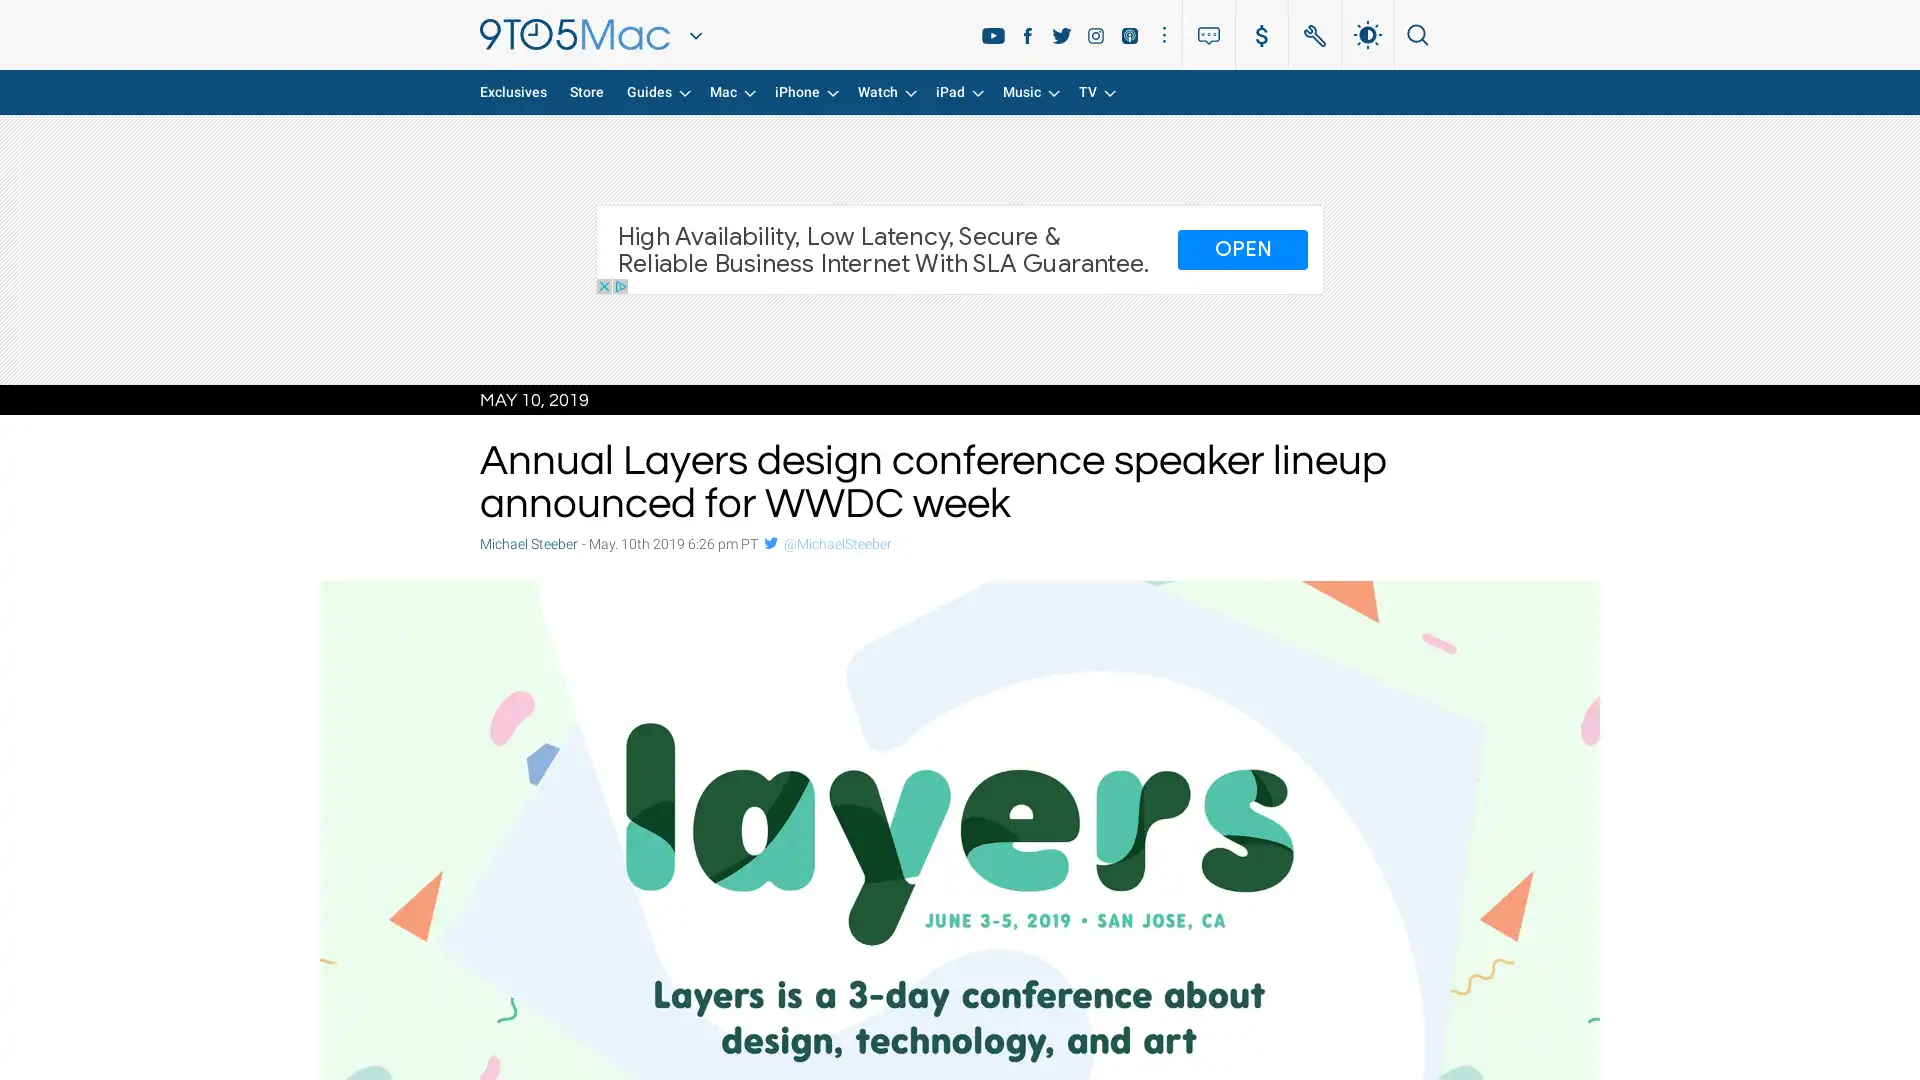 Image resolution: width=1920 pixels, height=1080 pixels. Describe the element at coordinates (695, 34) in the screenshot. I see `Switch site` at that location.